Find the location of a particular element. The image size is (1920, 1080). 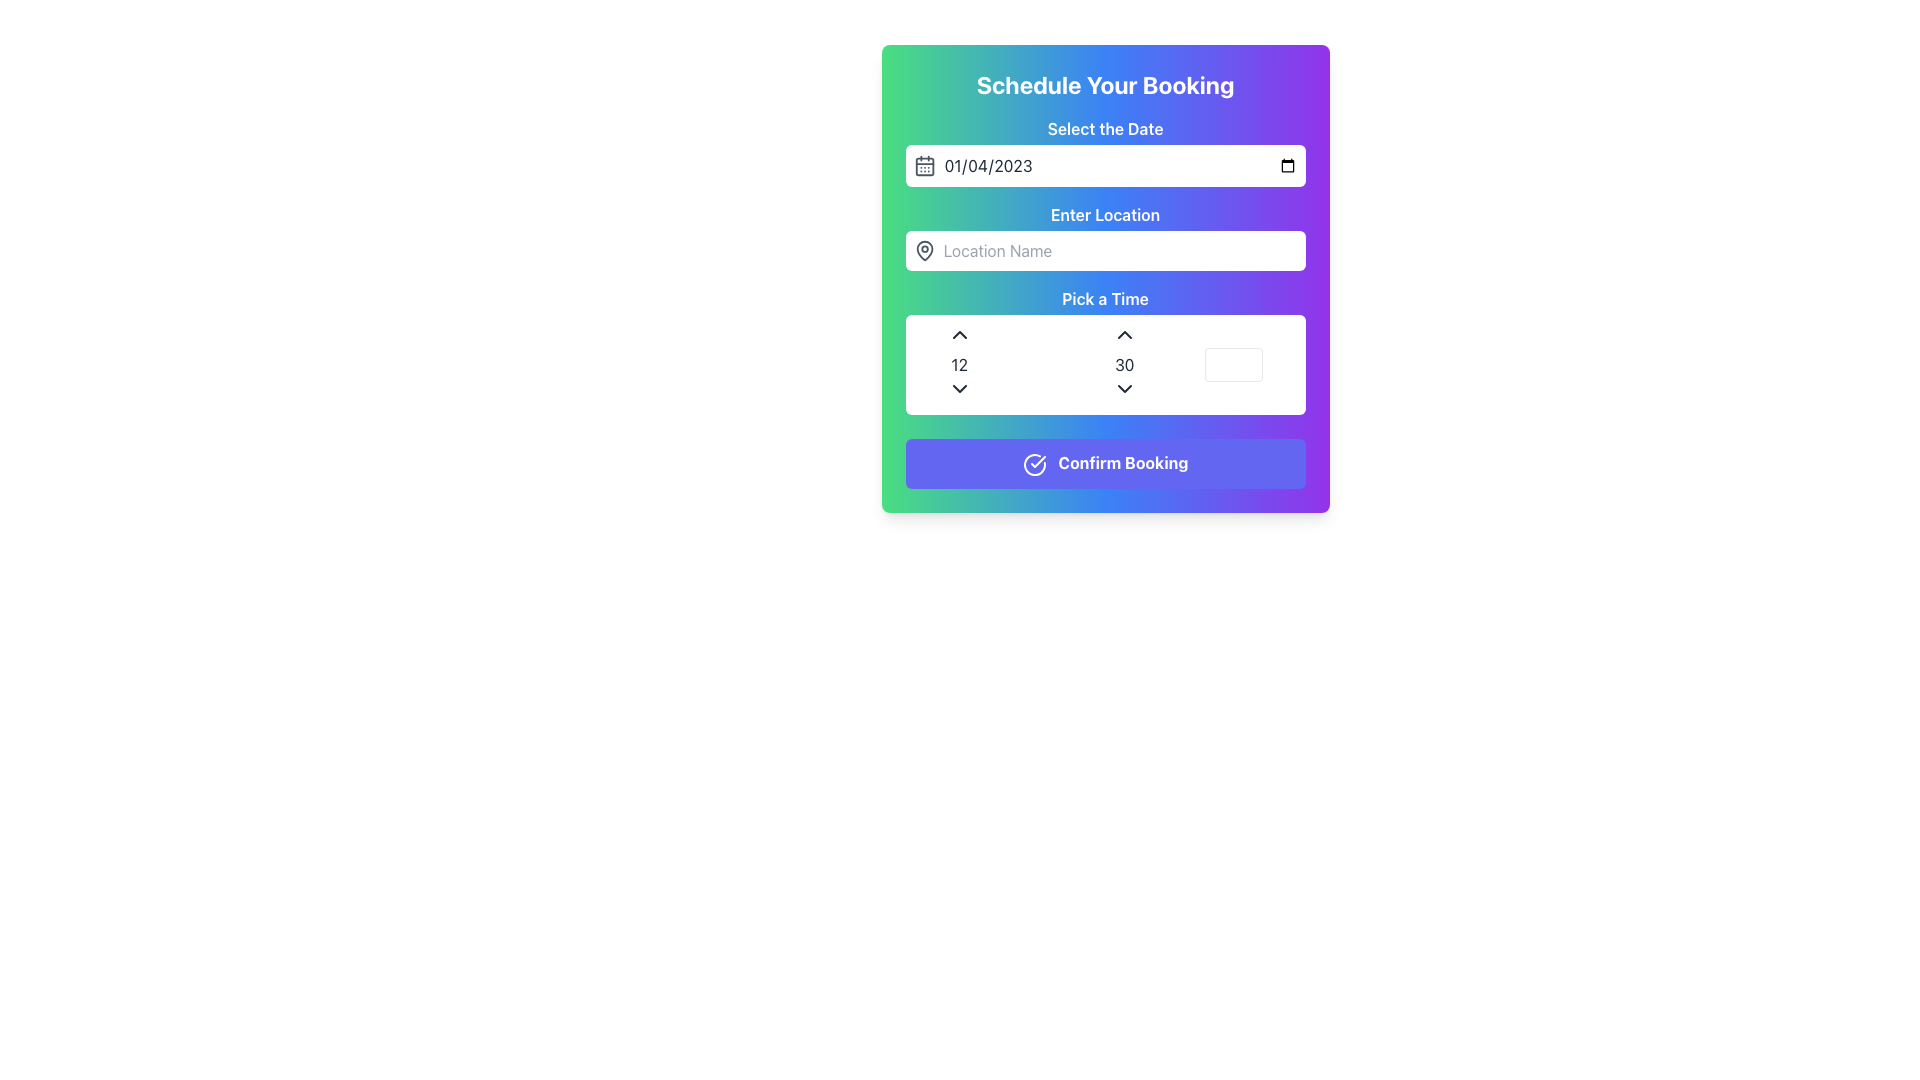

the SVG-based check mark icon inside the 'Confirm Booking' button, located towards the left side of the button's label is located at coordinates (1034, 464).